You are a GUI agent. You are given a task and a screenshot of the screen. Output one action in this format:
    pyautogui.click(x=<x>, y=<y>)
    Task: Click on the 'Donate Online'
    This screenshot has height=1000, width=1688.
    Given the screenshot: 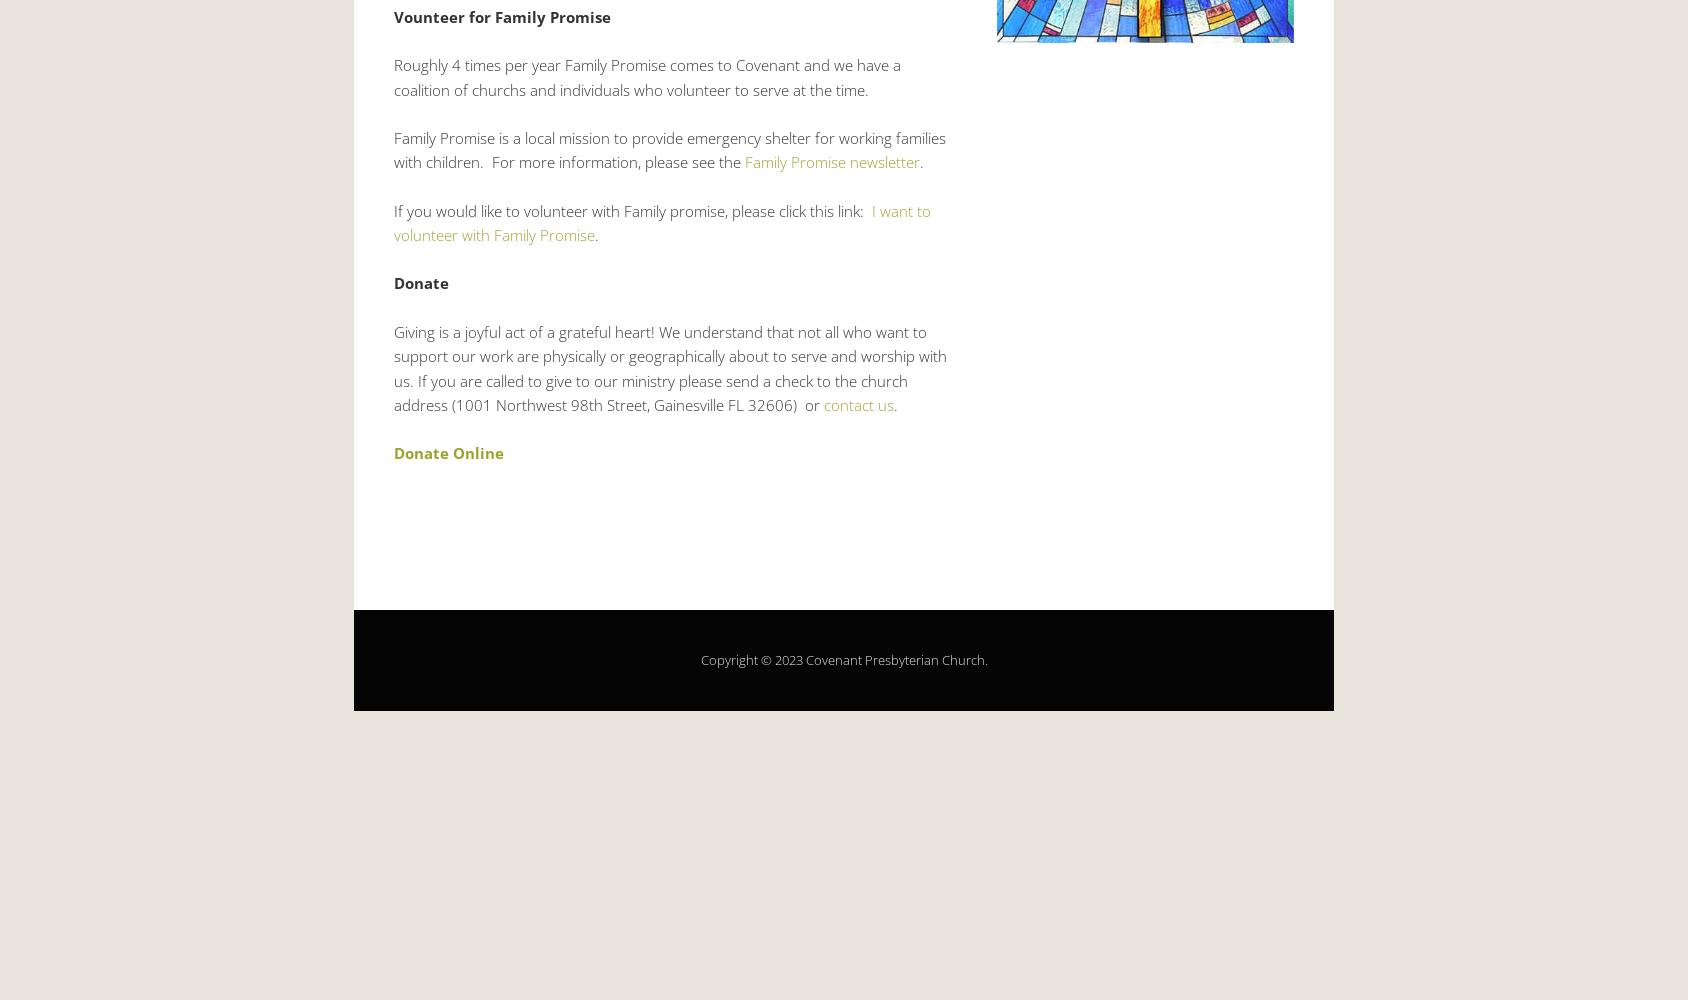 What is the action you would take?
    pyautogui.click(x=448, y=452)
    